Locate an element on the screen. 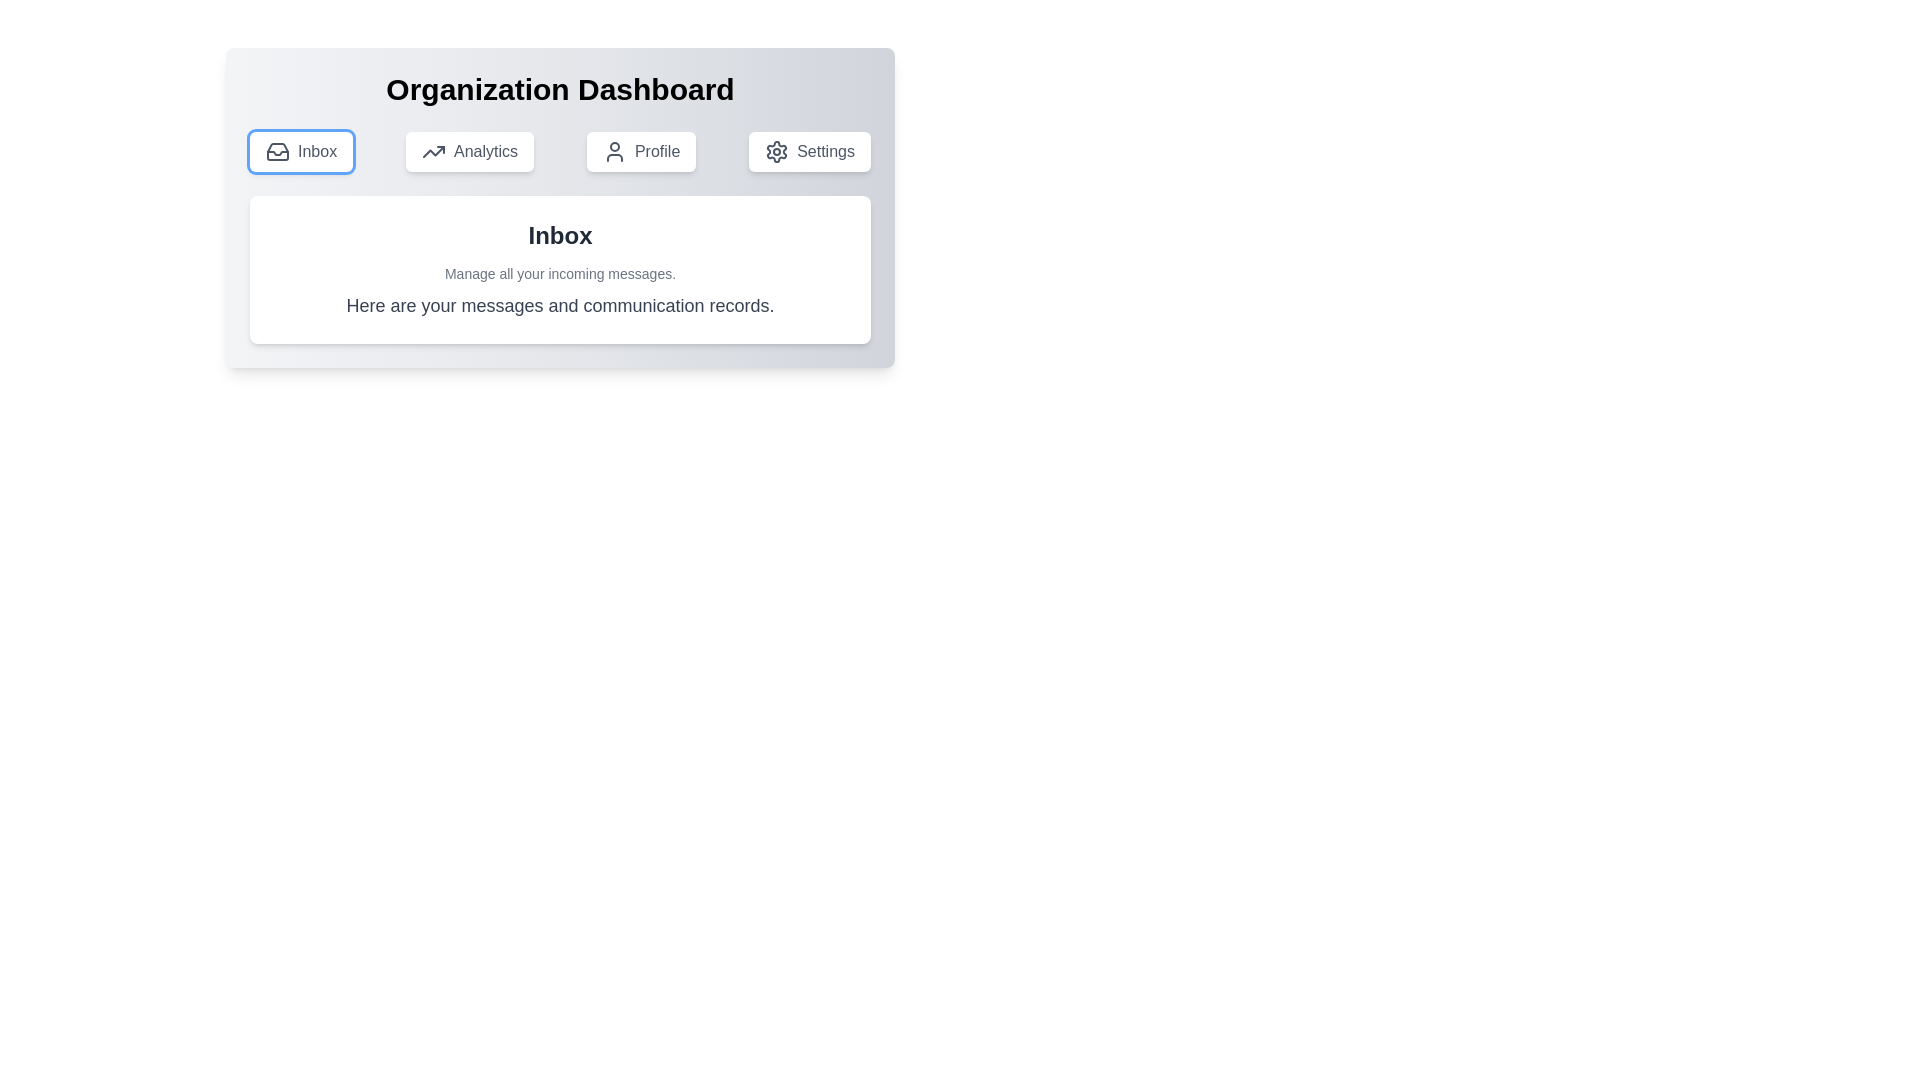 Image resolution: width=1920 pixels, height=1080 pixels. the settings icon located is located at coordinates (776, 150).